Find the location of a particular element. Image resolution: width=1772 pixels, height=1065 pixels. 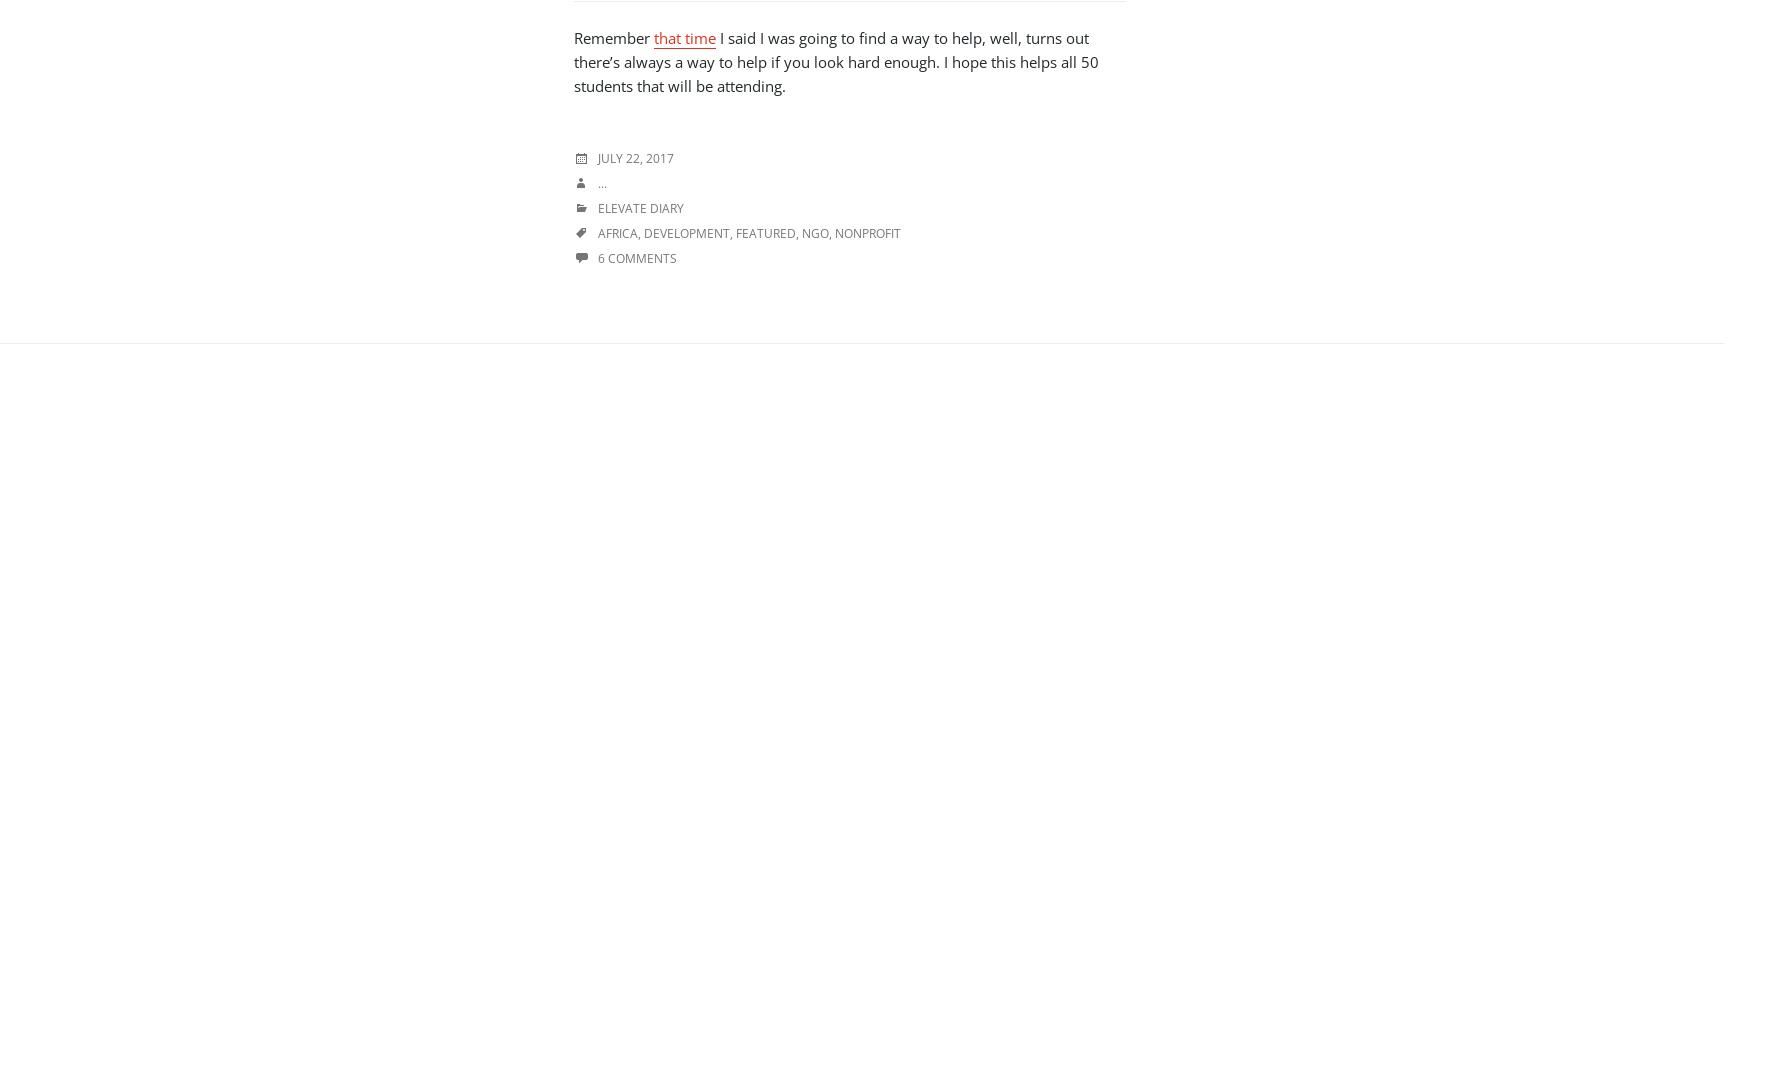

'Remember' is located at coordinates (573, 37).